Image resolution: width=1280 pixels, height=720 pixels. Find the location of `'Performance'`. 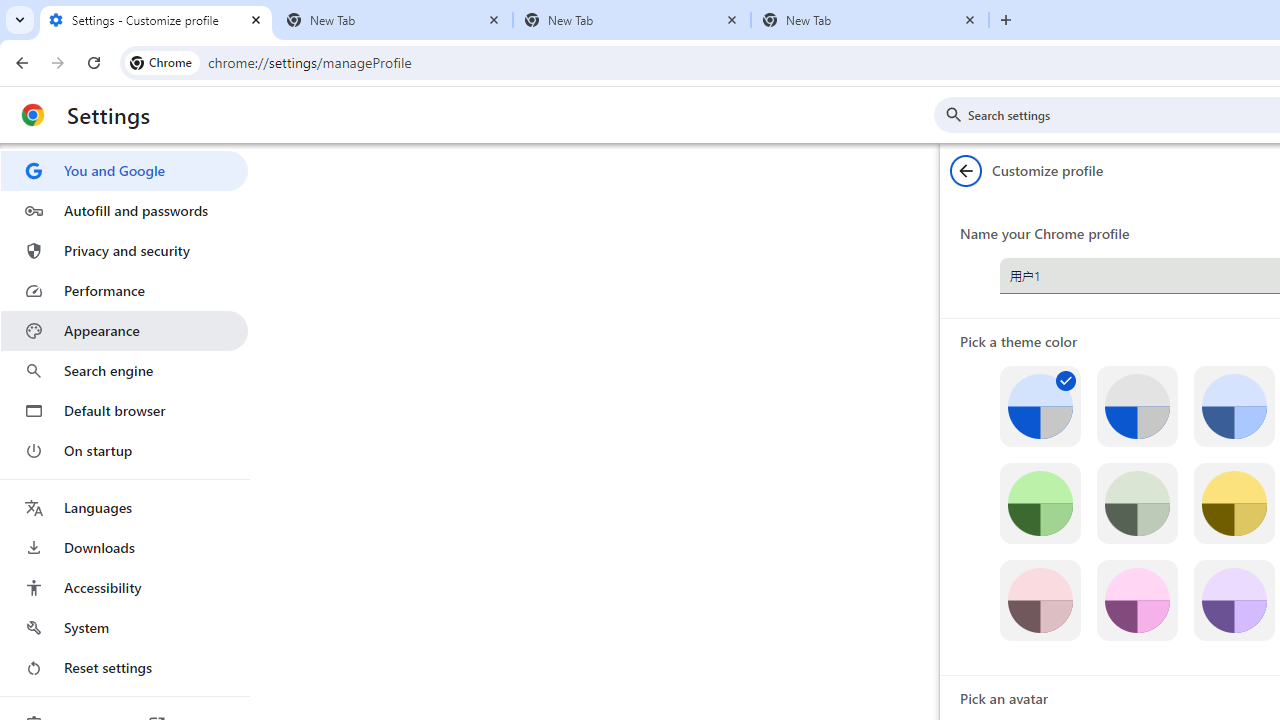

'Performance' is located at coordinates (123, 290).